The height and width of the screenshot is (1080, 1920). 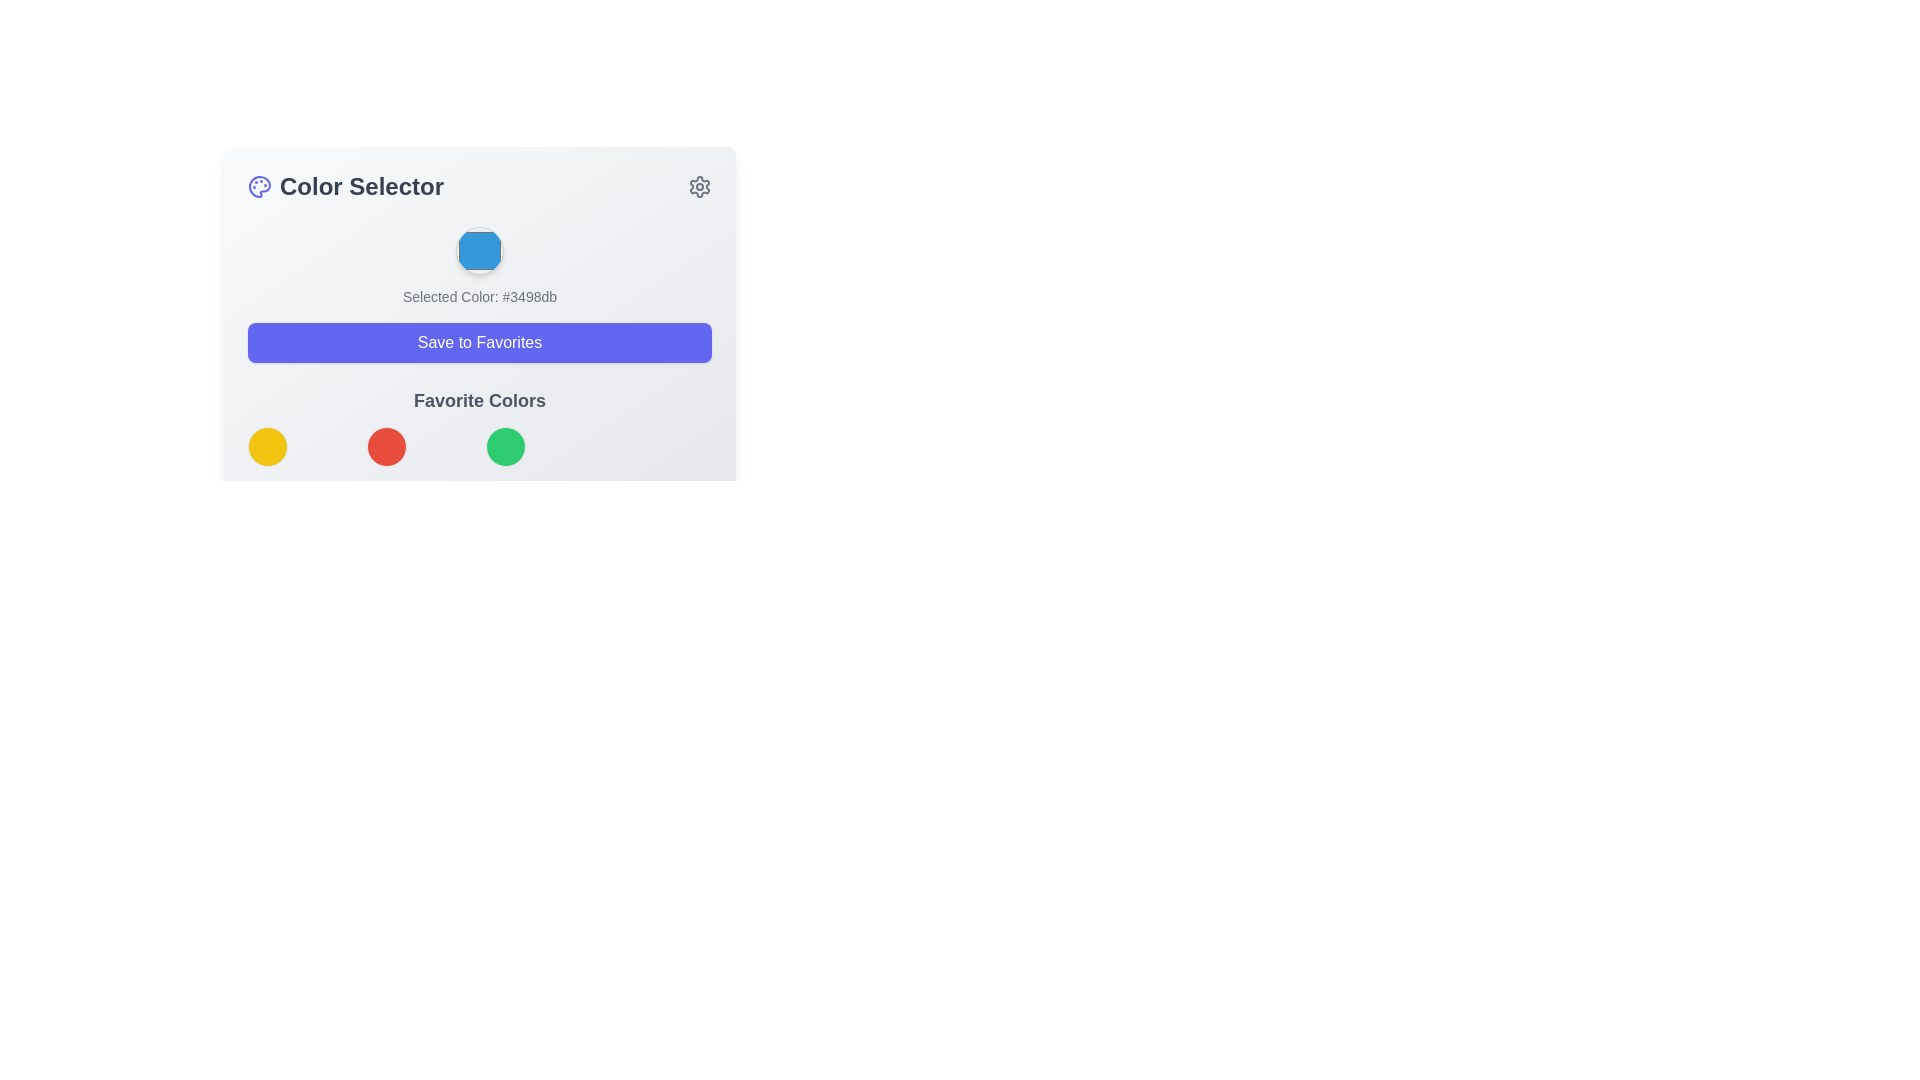 What do you see at coordinates (480, 342) in the screenshot?
I see `the save color button located at the bottom of the vertical group of UI elements` at bounding box center [480, 342].